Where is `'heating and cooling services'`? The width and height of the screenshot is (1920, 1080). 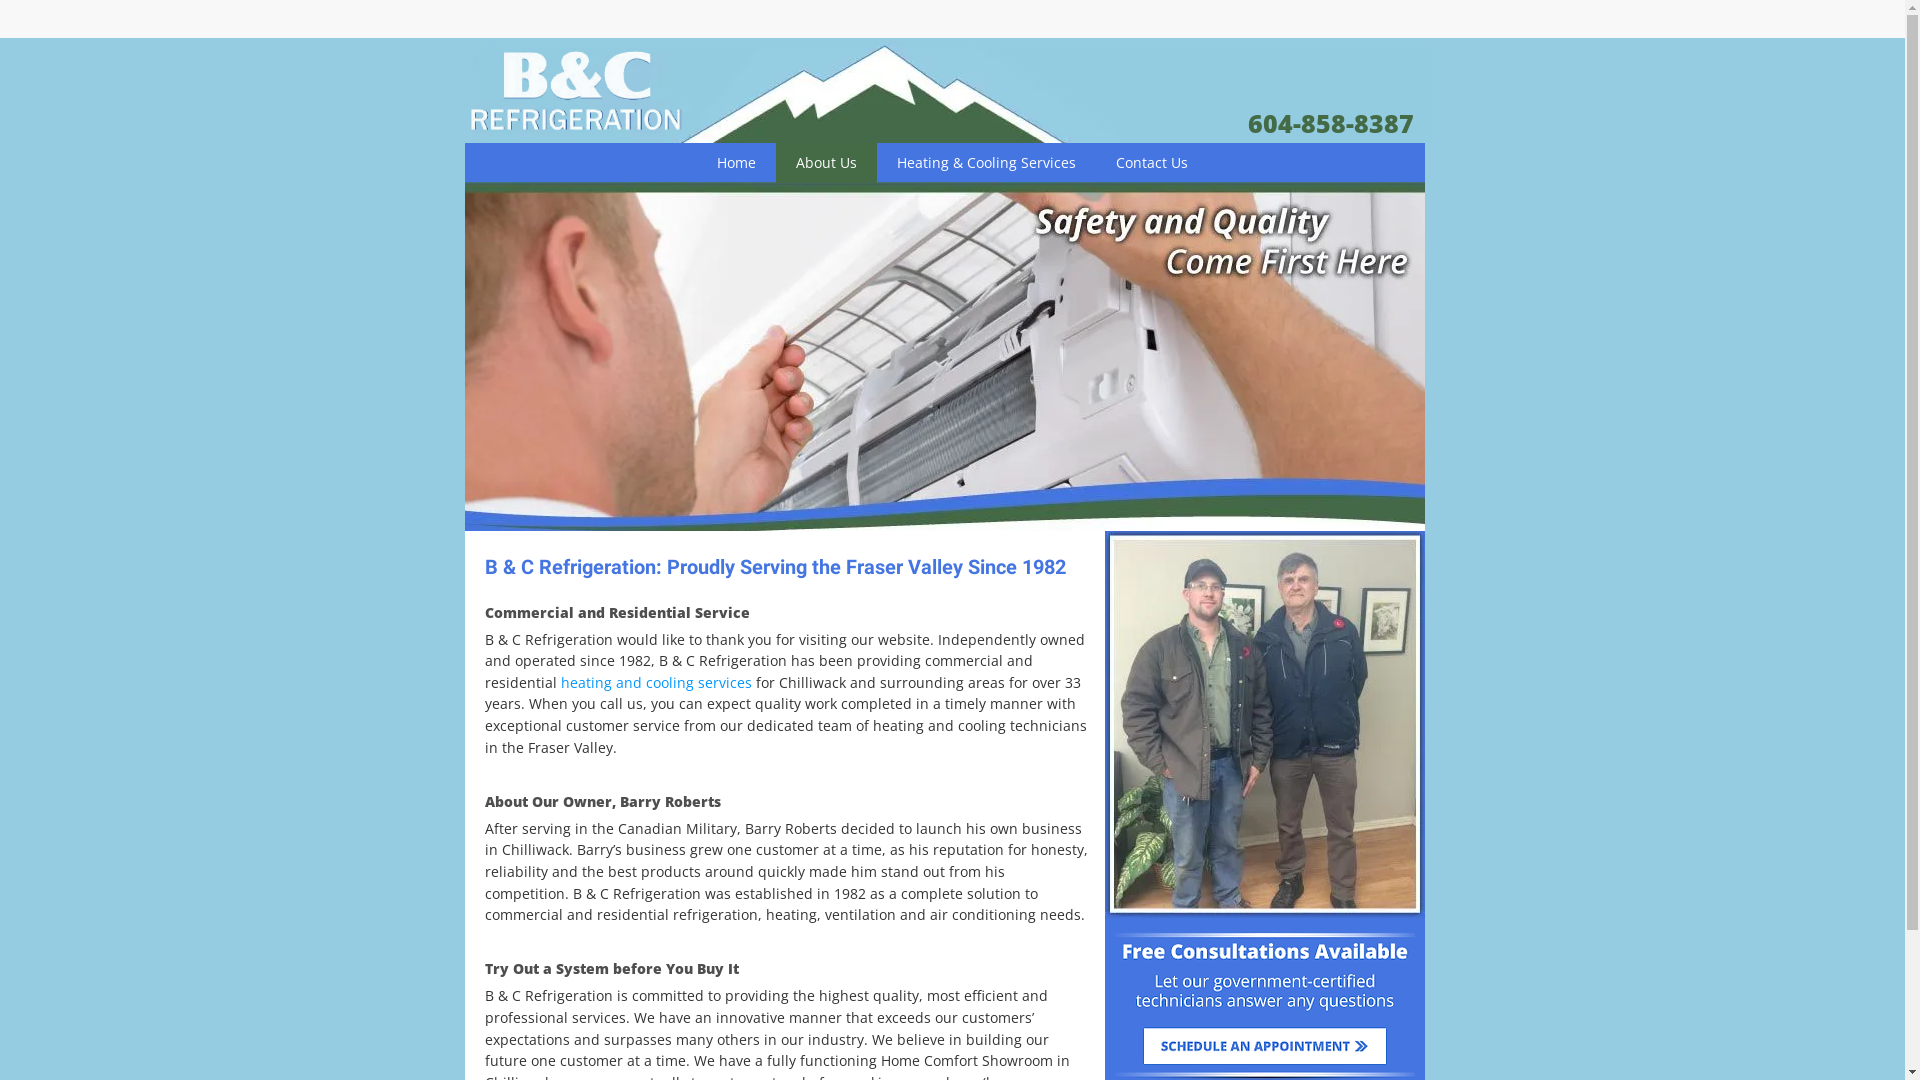 'heating and cooling services' is located at coordinates (655, 681).